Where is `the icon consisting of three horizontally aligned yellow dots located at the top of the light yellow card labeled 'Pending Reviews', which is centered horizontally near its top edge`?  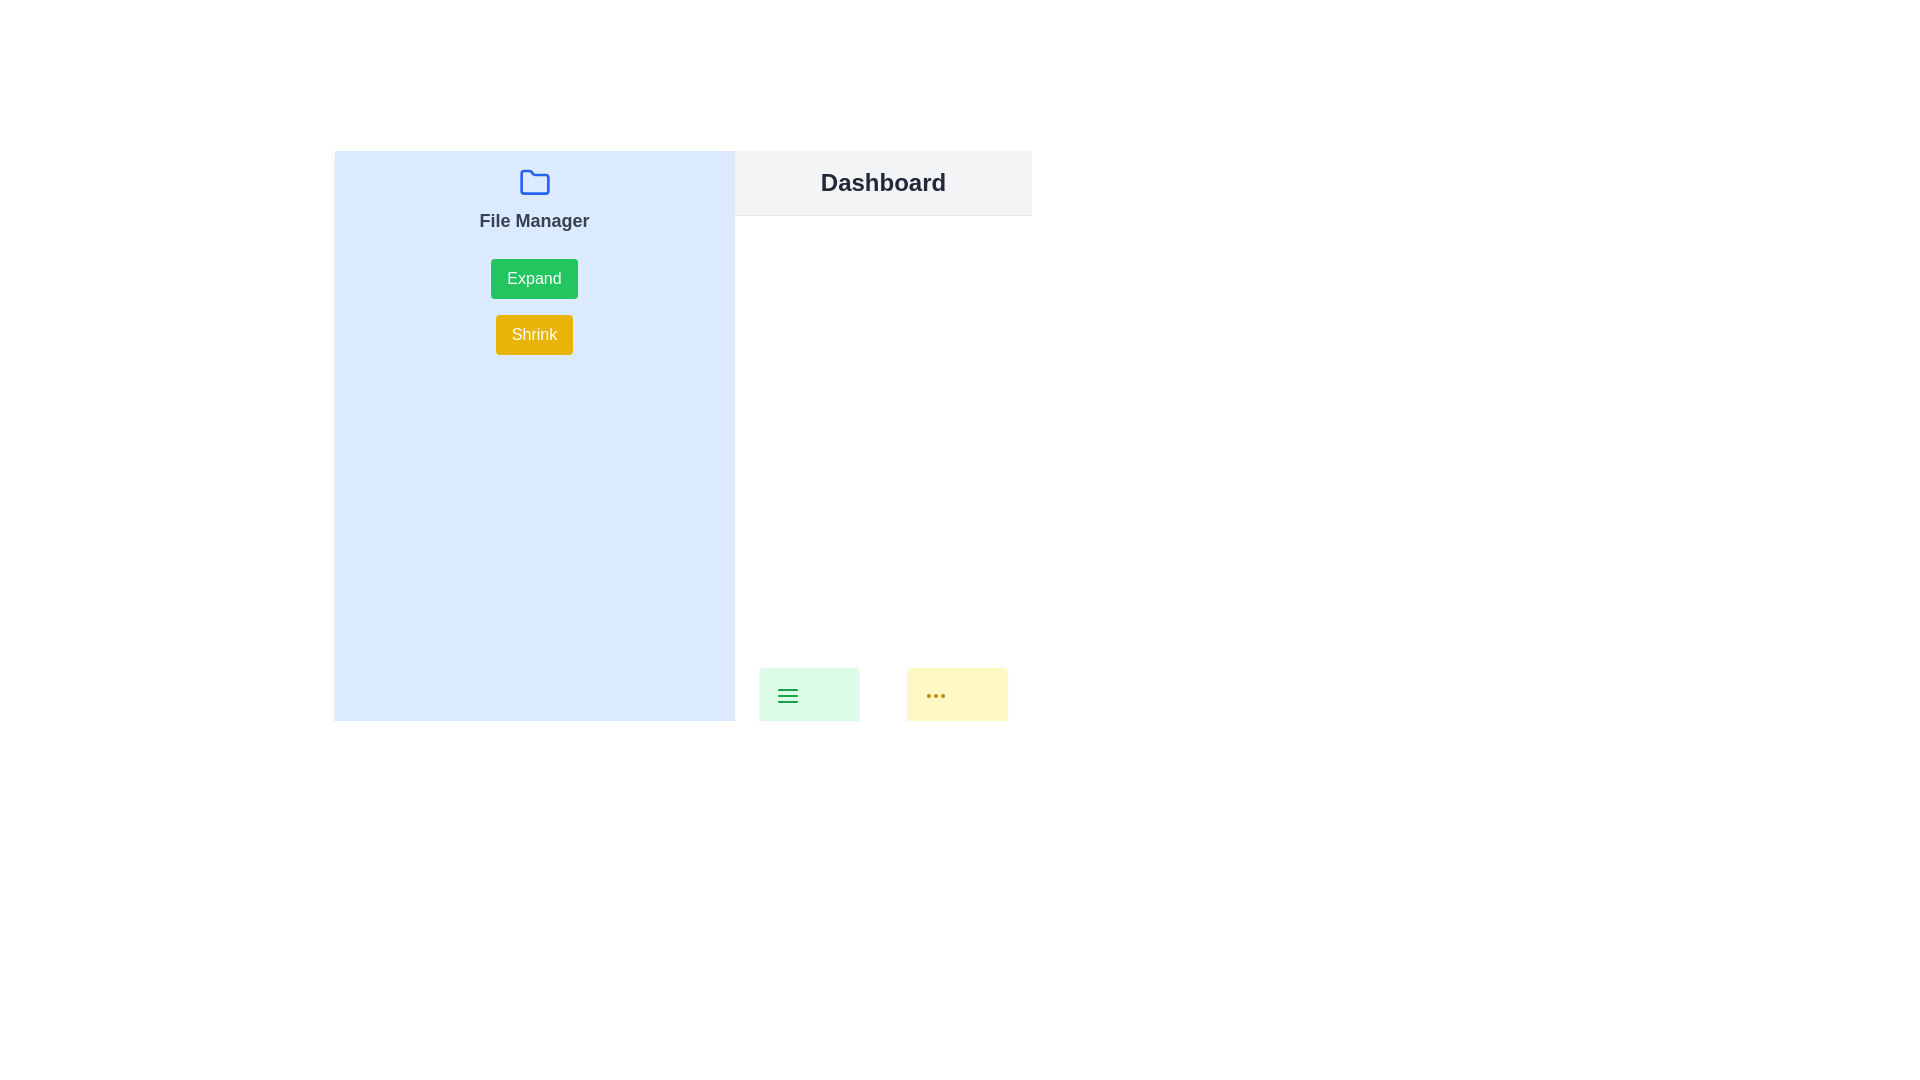 the icon consisting of three horizontally aligned yellow dots located at the top of the light yellow card labeled 'Pending Reviews', which is centered horizontally near its top edge is located at coordinates (935, 694).